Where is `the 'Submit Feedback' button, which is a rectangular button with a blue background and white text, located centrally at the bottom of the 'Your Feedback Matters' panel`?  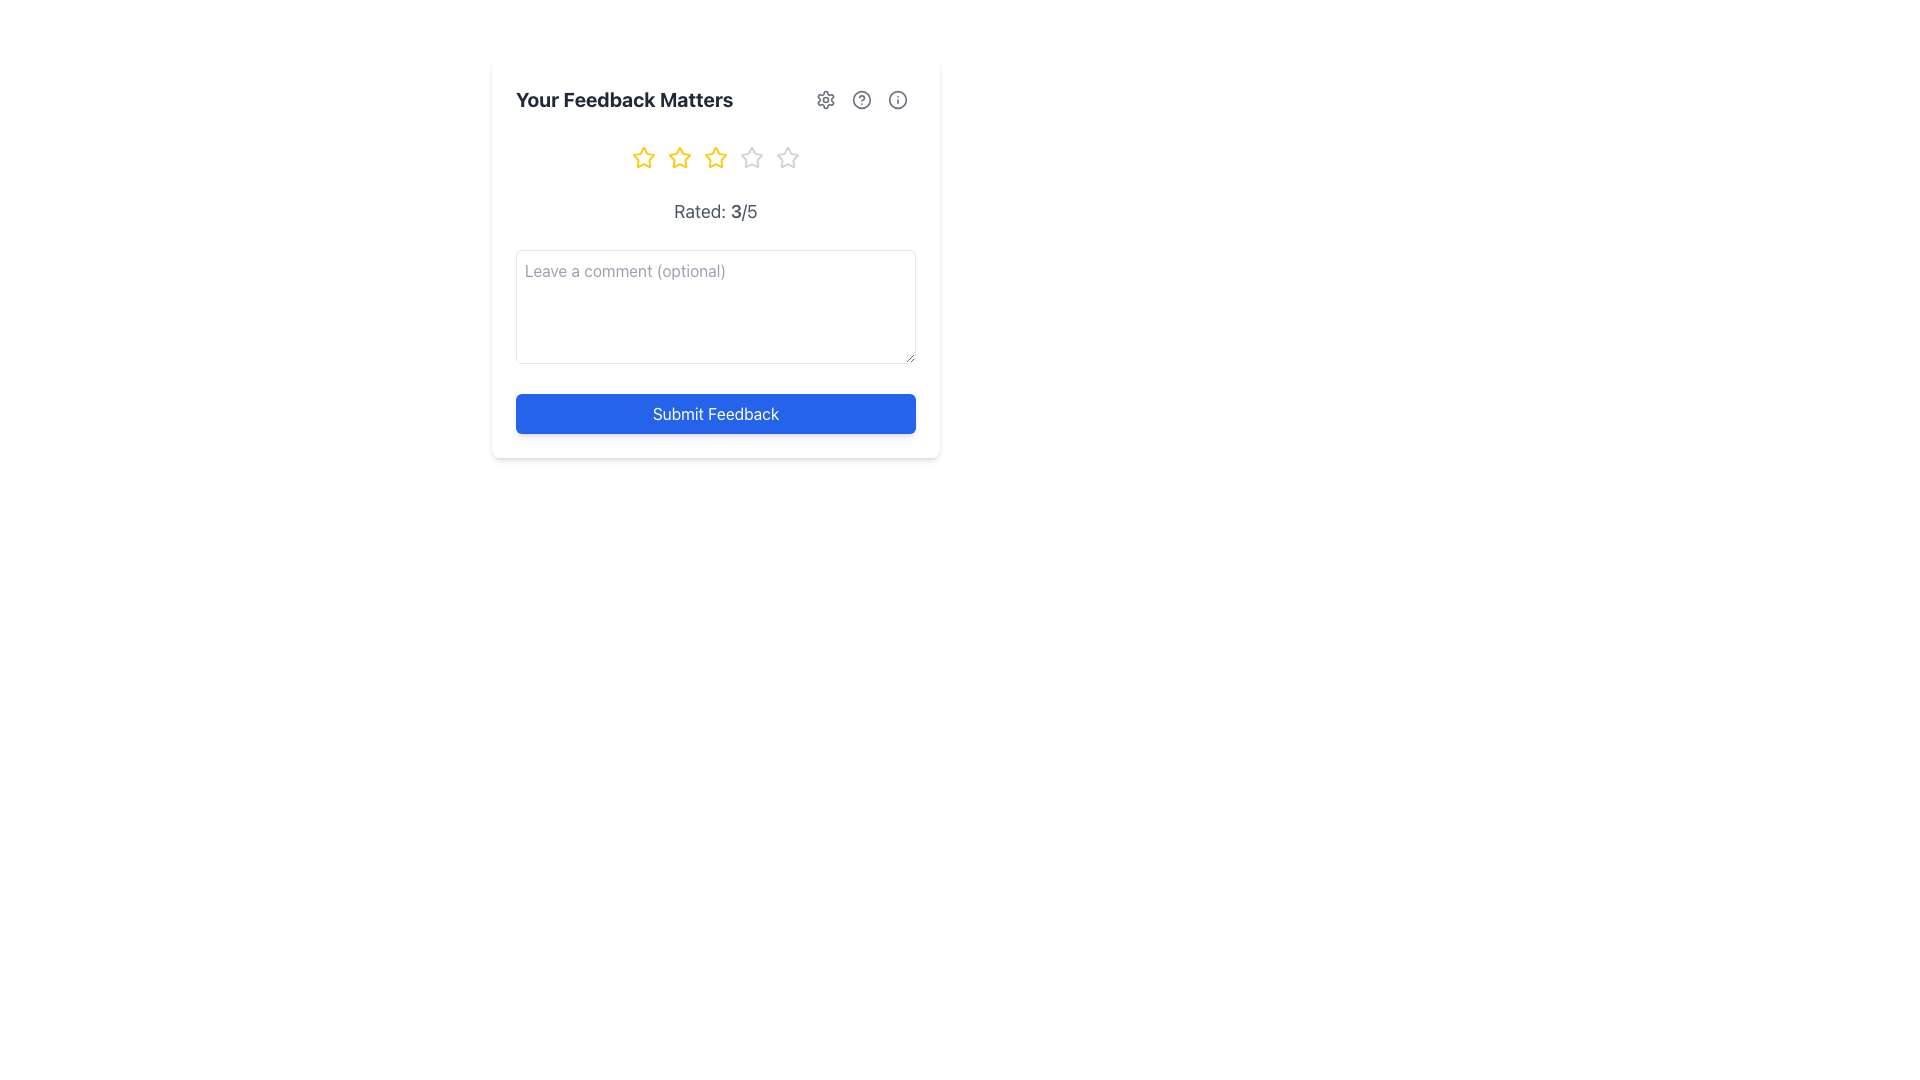 the 'Submit Feedback' button, which is a rectangular button with a blue background and white text, located centrally at the bottom of the 'Your Feedback Matters' panel is located at coordinates (715, 412).